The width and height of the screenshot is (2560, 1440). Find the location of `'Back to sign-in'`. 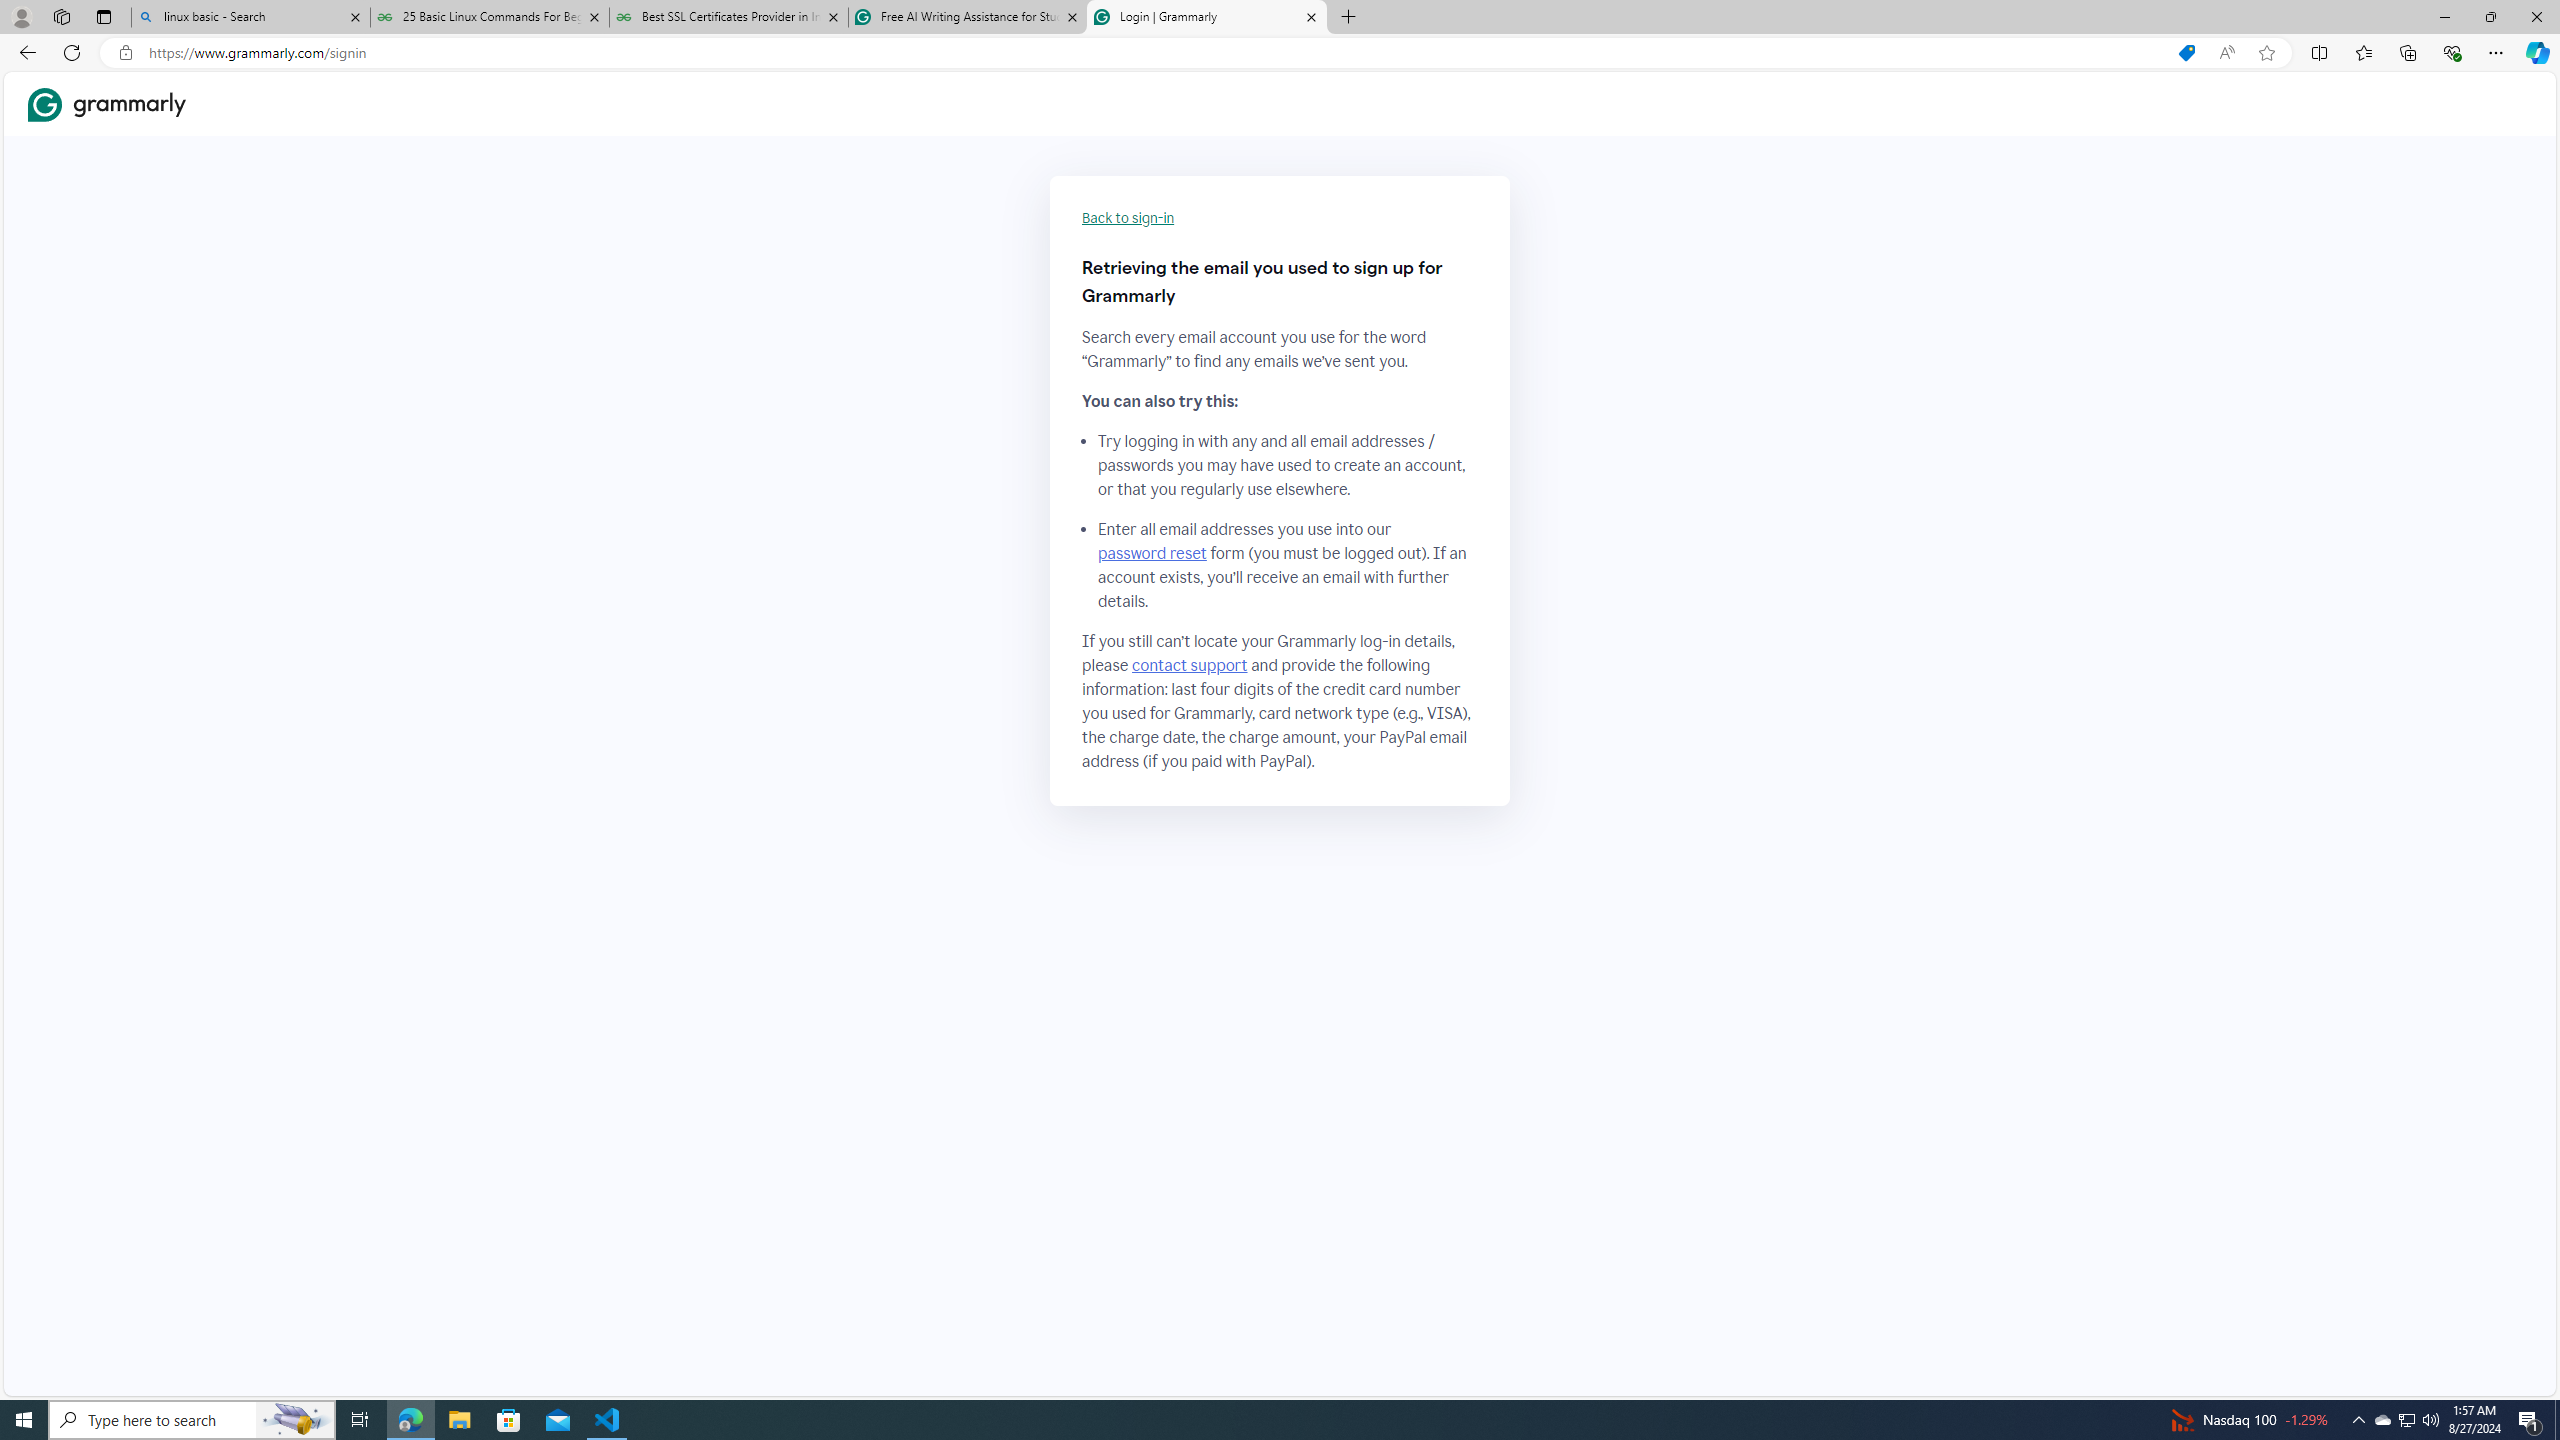

'Back to sign-in' is located at coordinates (1128, 218).